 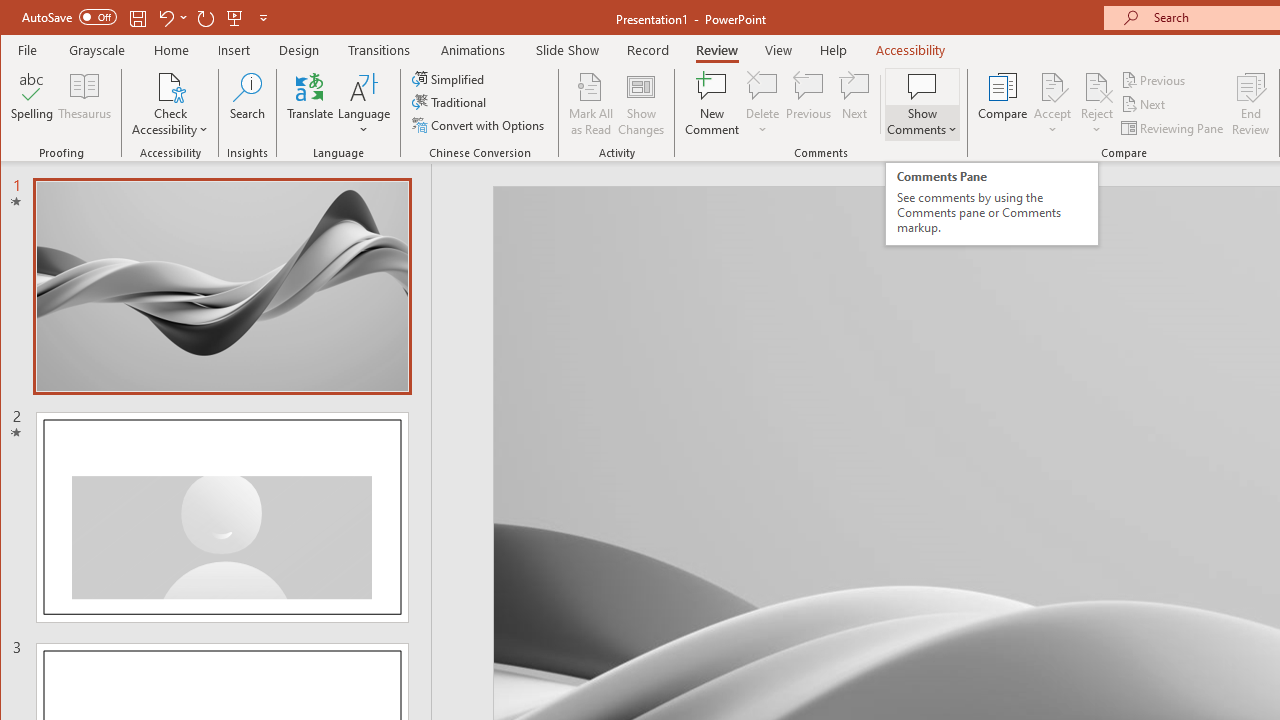 What do you see at coordinates (364, 104) in the screenshot?
I see `'Language'` at bounding box center [364, 104].